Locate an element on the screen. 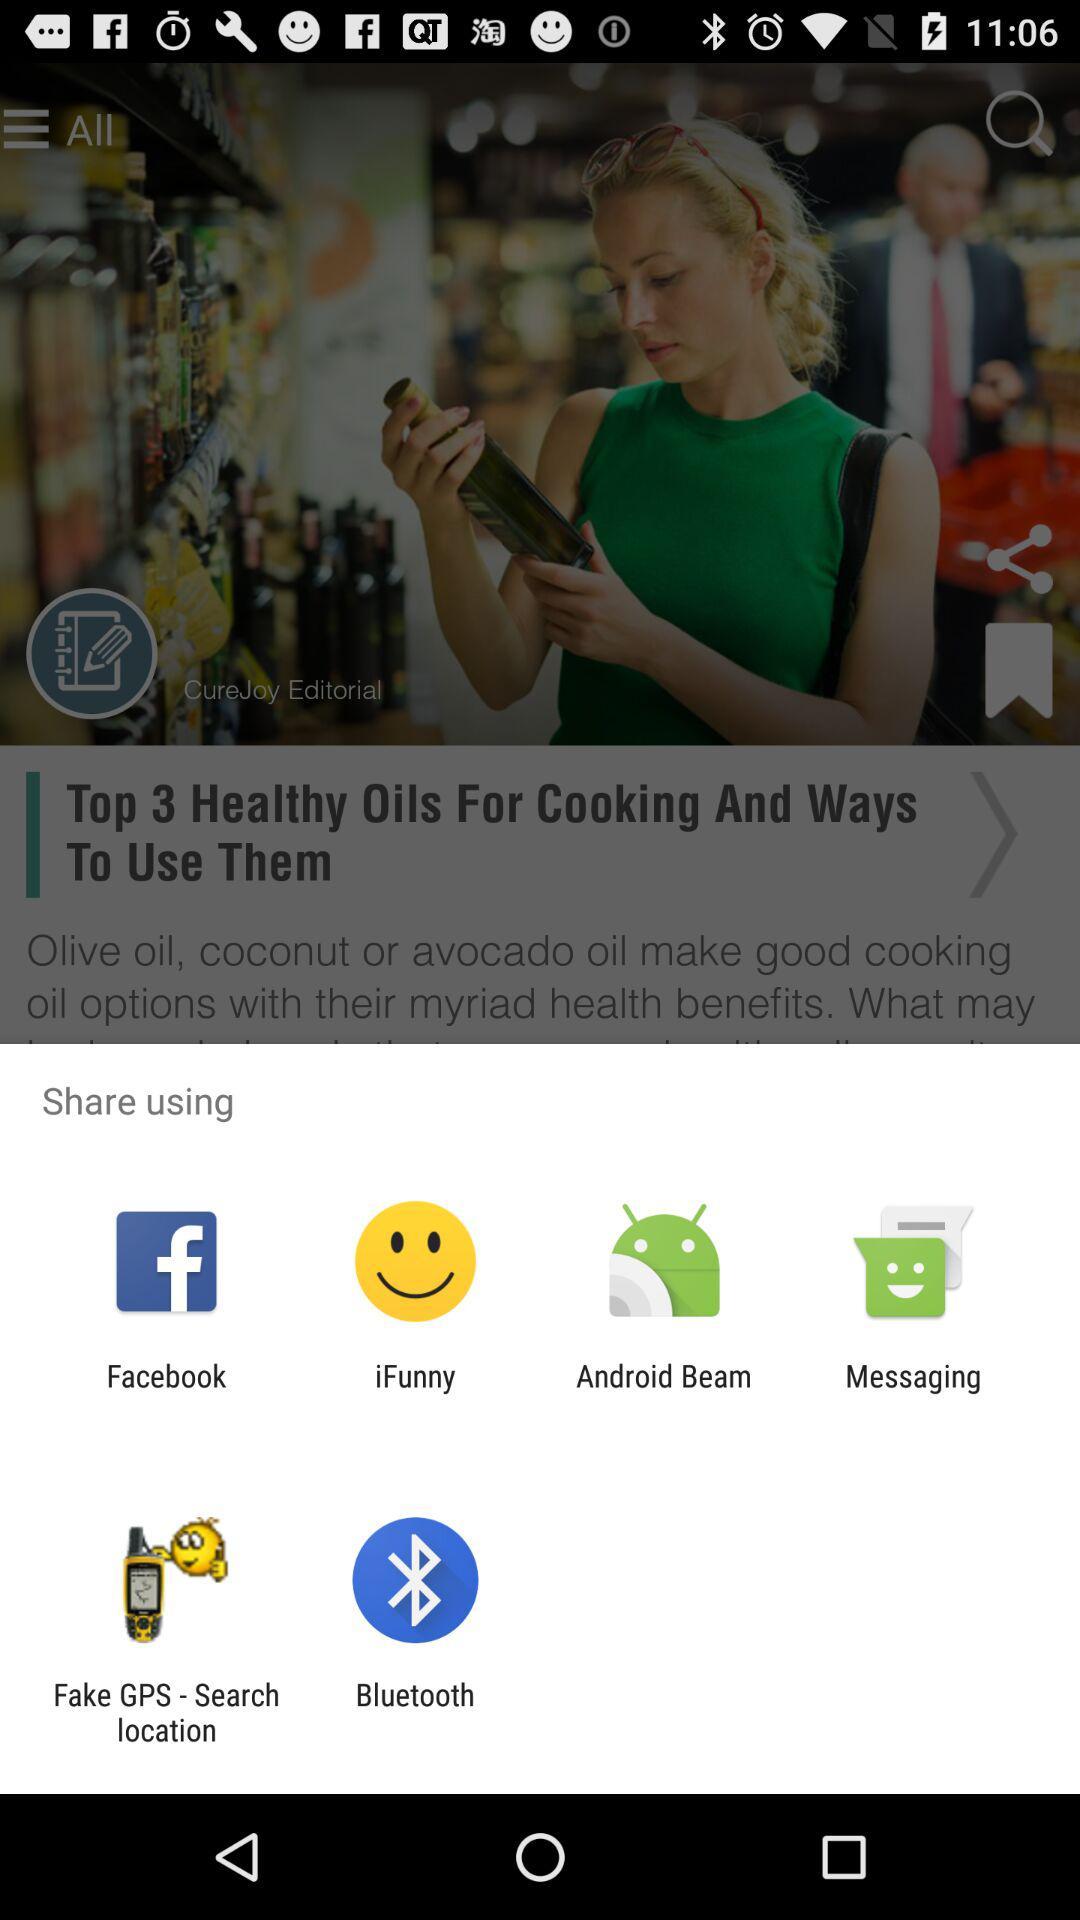 The height and width of the screenshot is (1920, 1080). android beam item is located at coordinates (664, 1392).